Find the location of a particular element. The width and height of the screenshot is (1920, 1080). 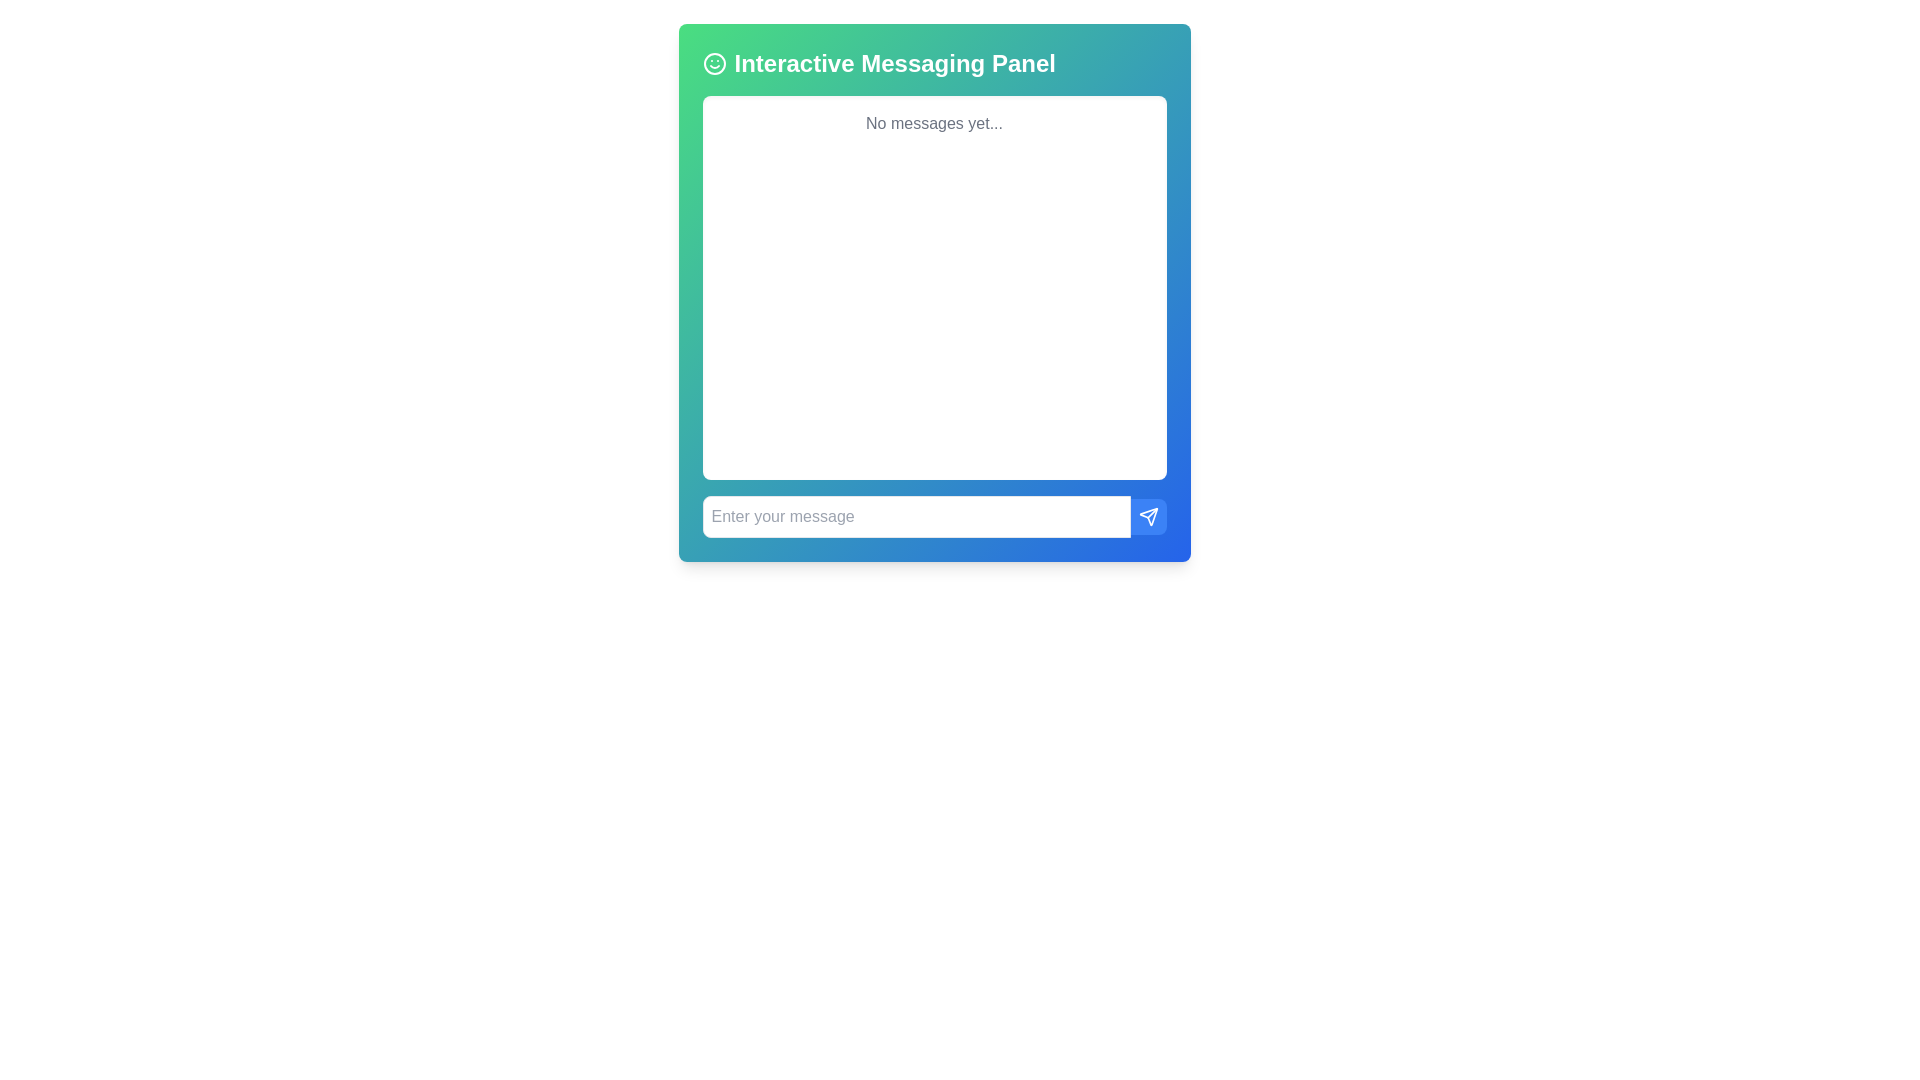

the send icon shaped like a paper plane, which is located within a blue button at the bottom-right corner of the message input section is located at coordinates (1148, 515).